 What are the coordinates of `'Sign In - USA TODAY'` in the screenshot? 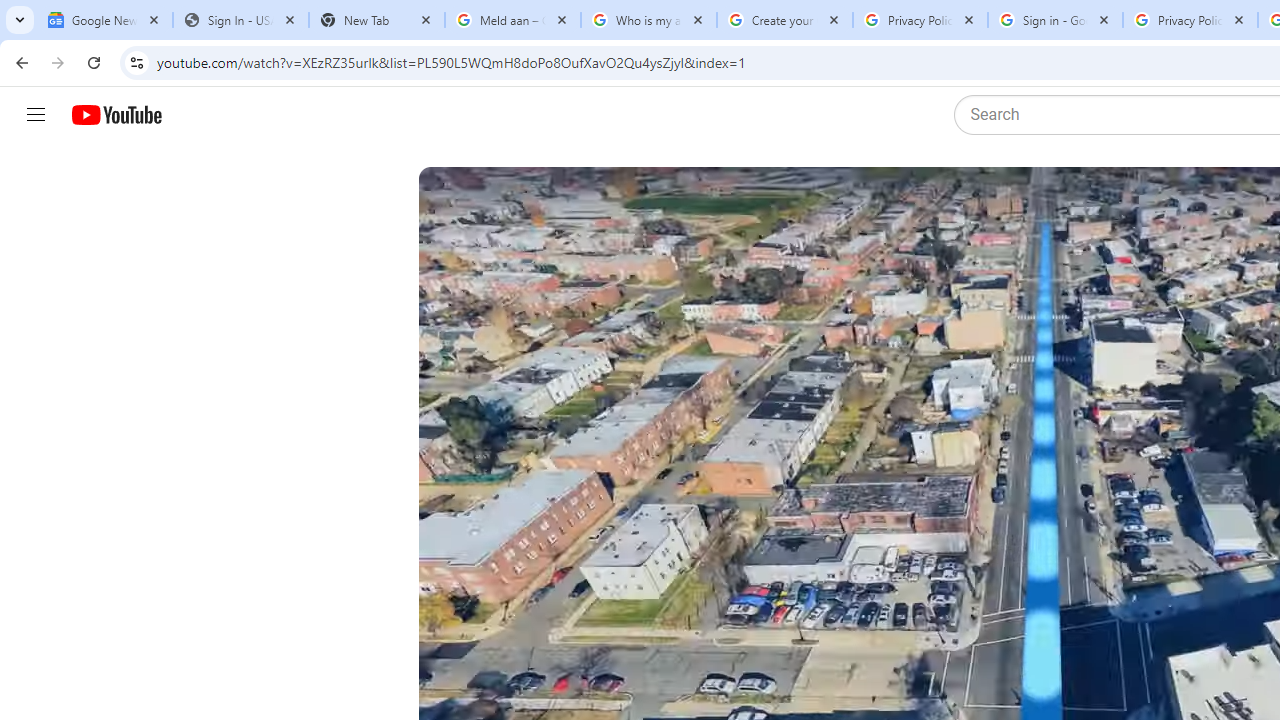 It's located at (240, 20).